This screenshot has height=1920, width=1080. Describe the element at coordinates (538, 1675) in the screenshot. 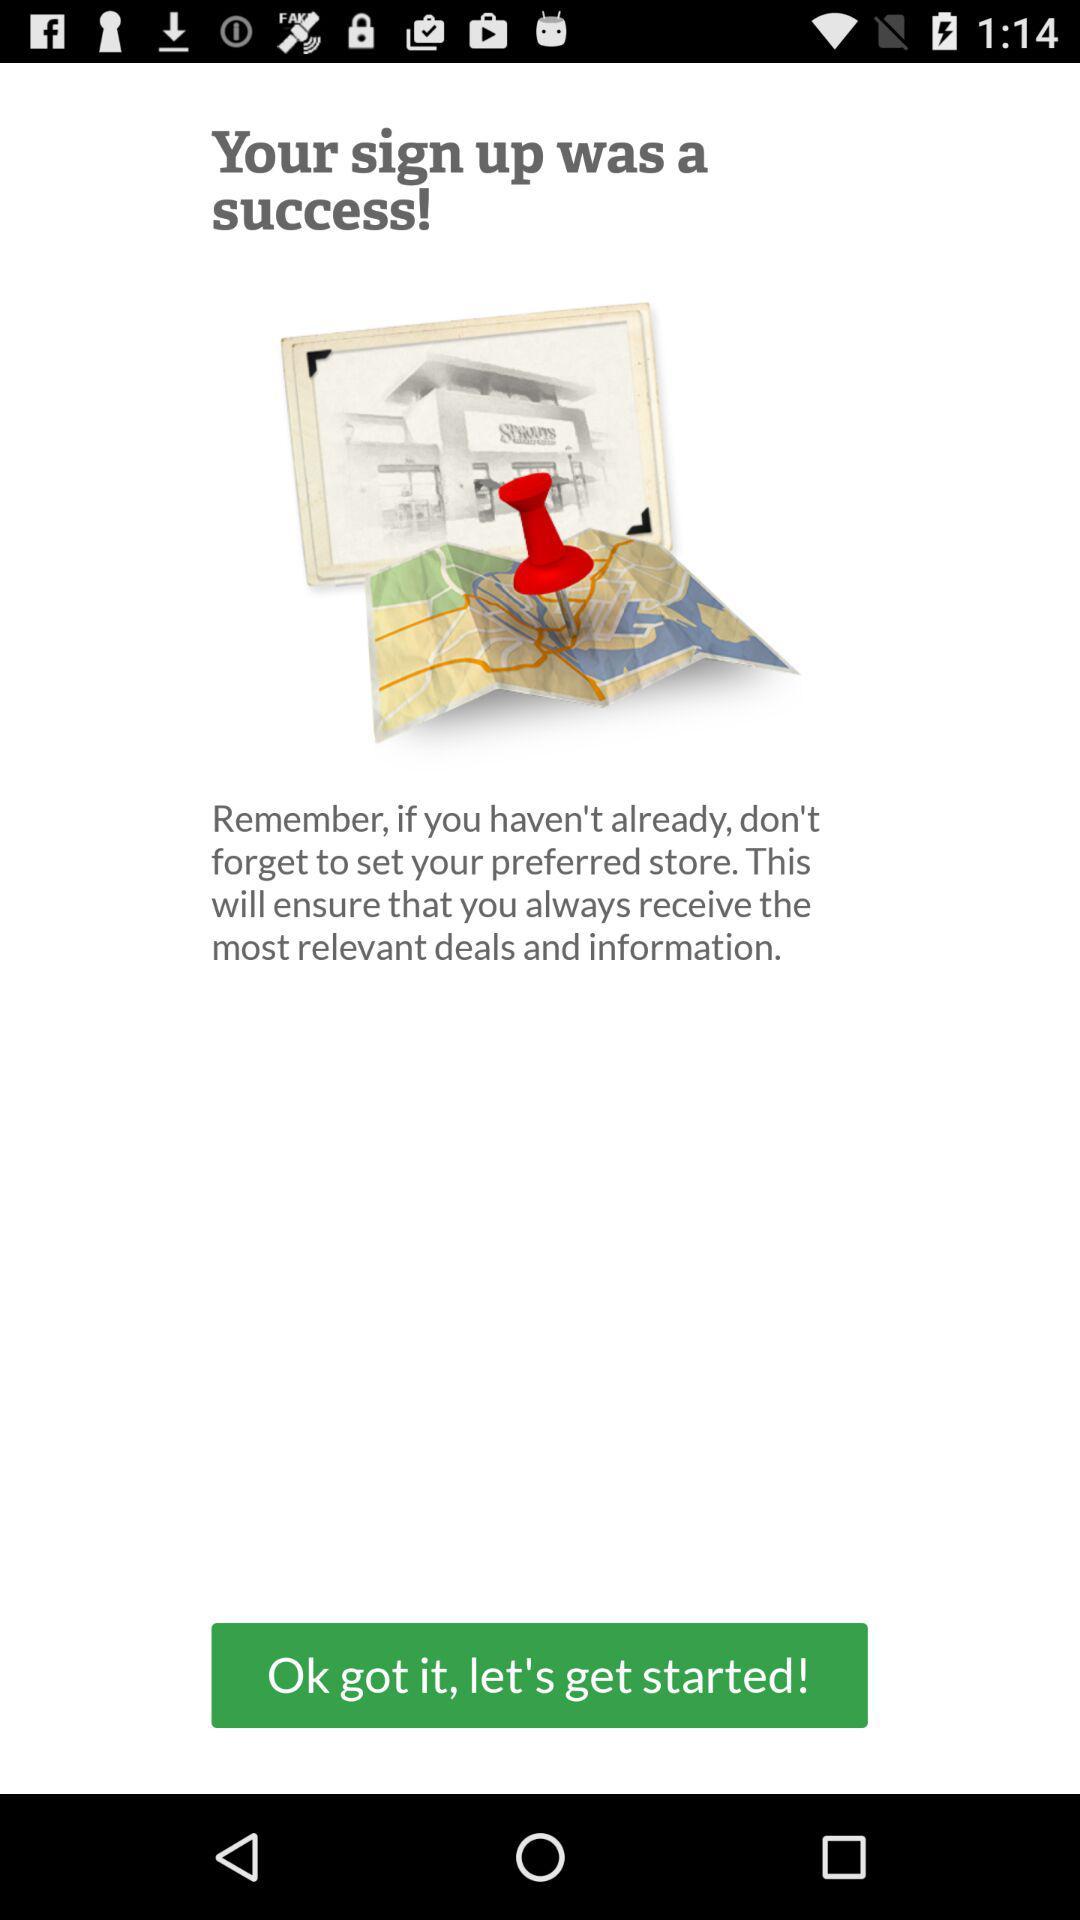

I see `ok got it` at that location.